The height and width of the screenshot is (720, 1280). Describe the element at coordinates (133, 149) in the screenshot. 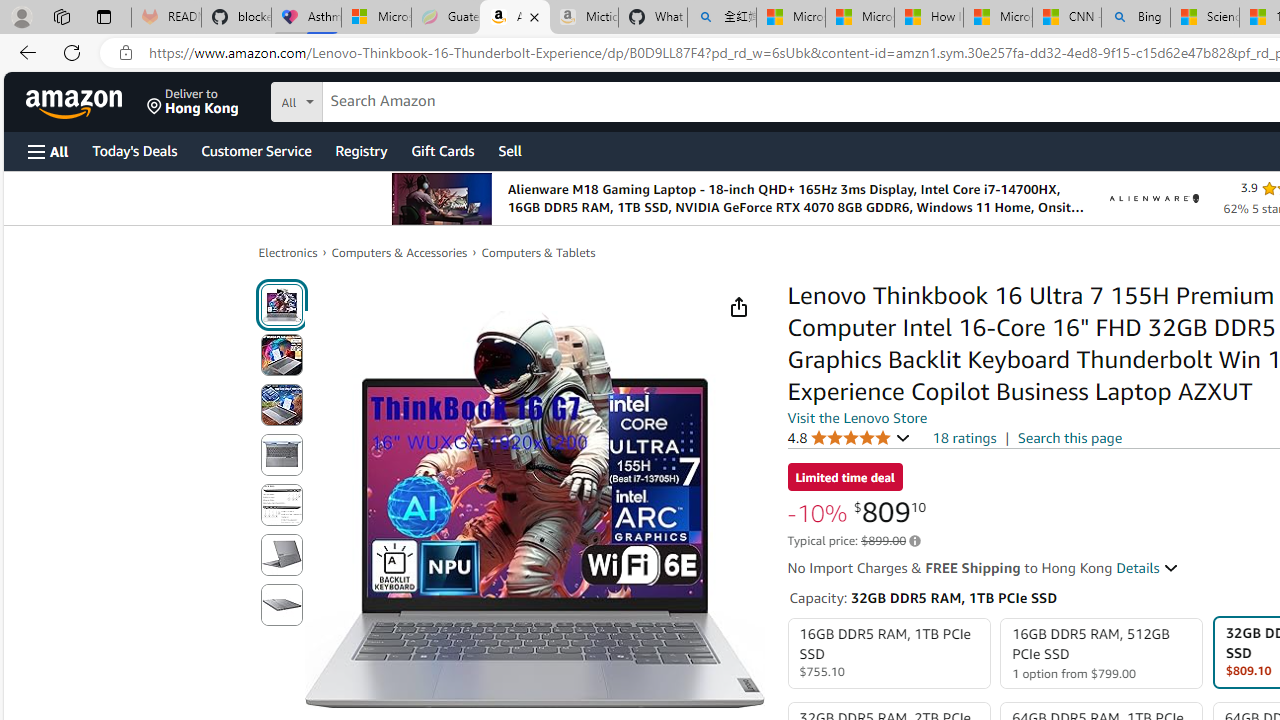

I see `'Today'` at that location.